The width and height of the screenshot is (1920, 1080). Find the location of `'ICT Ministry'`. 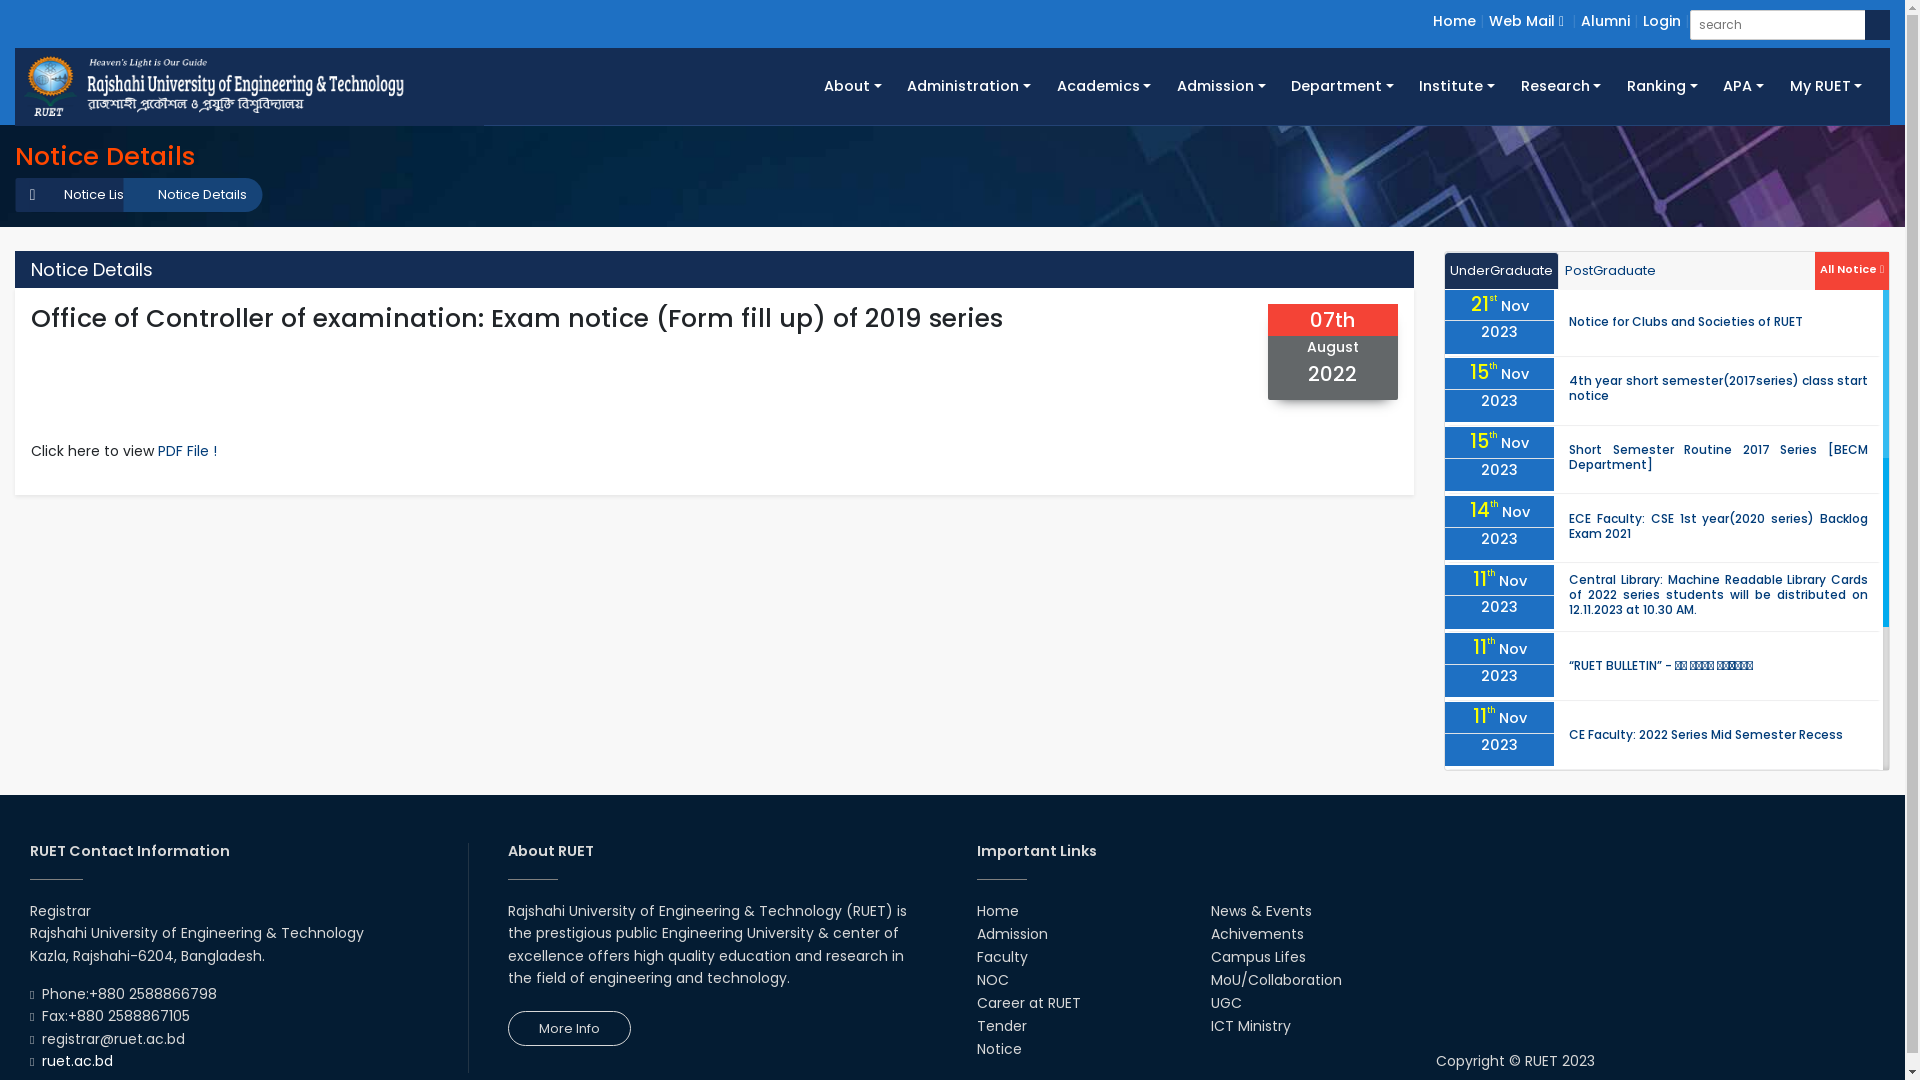

'ICT Ministry' is located at coordinates (1250, 1026).